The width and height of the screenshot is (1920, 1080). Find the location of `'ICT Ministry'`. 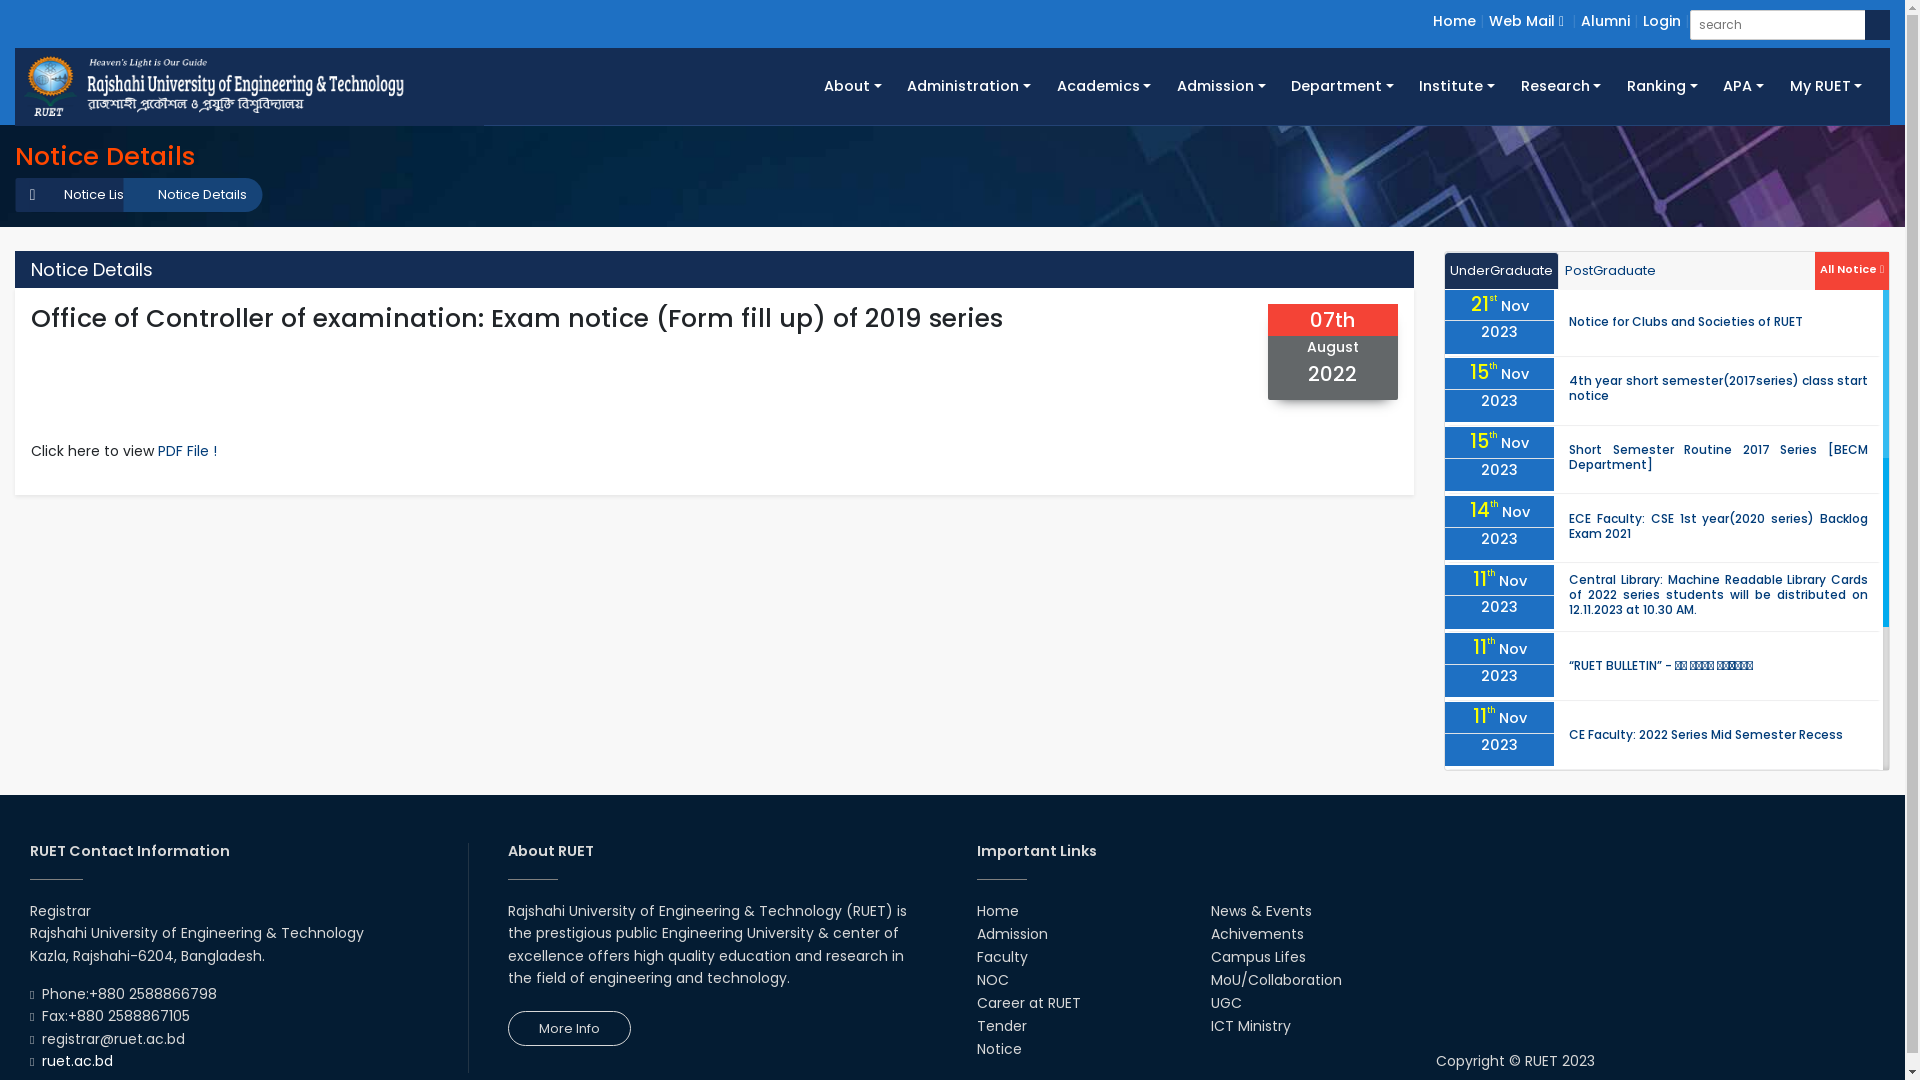

'ICT Ministry' is located at coordinates (1250, 1026).